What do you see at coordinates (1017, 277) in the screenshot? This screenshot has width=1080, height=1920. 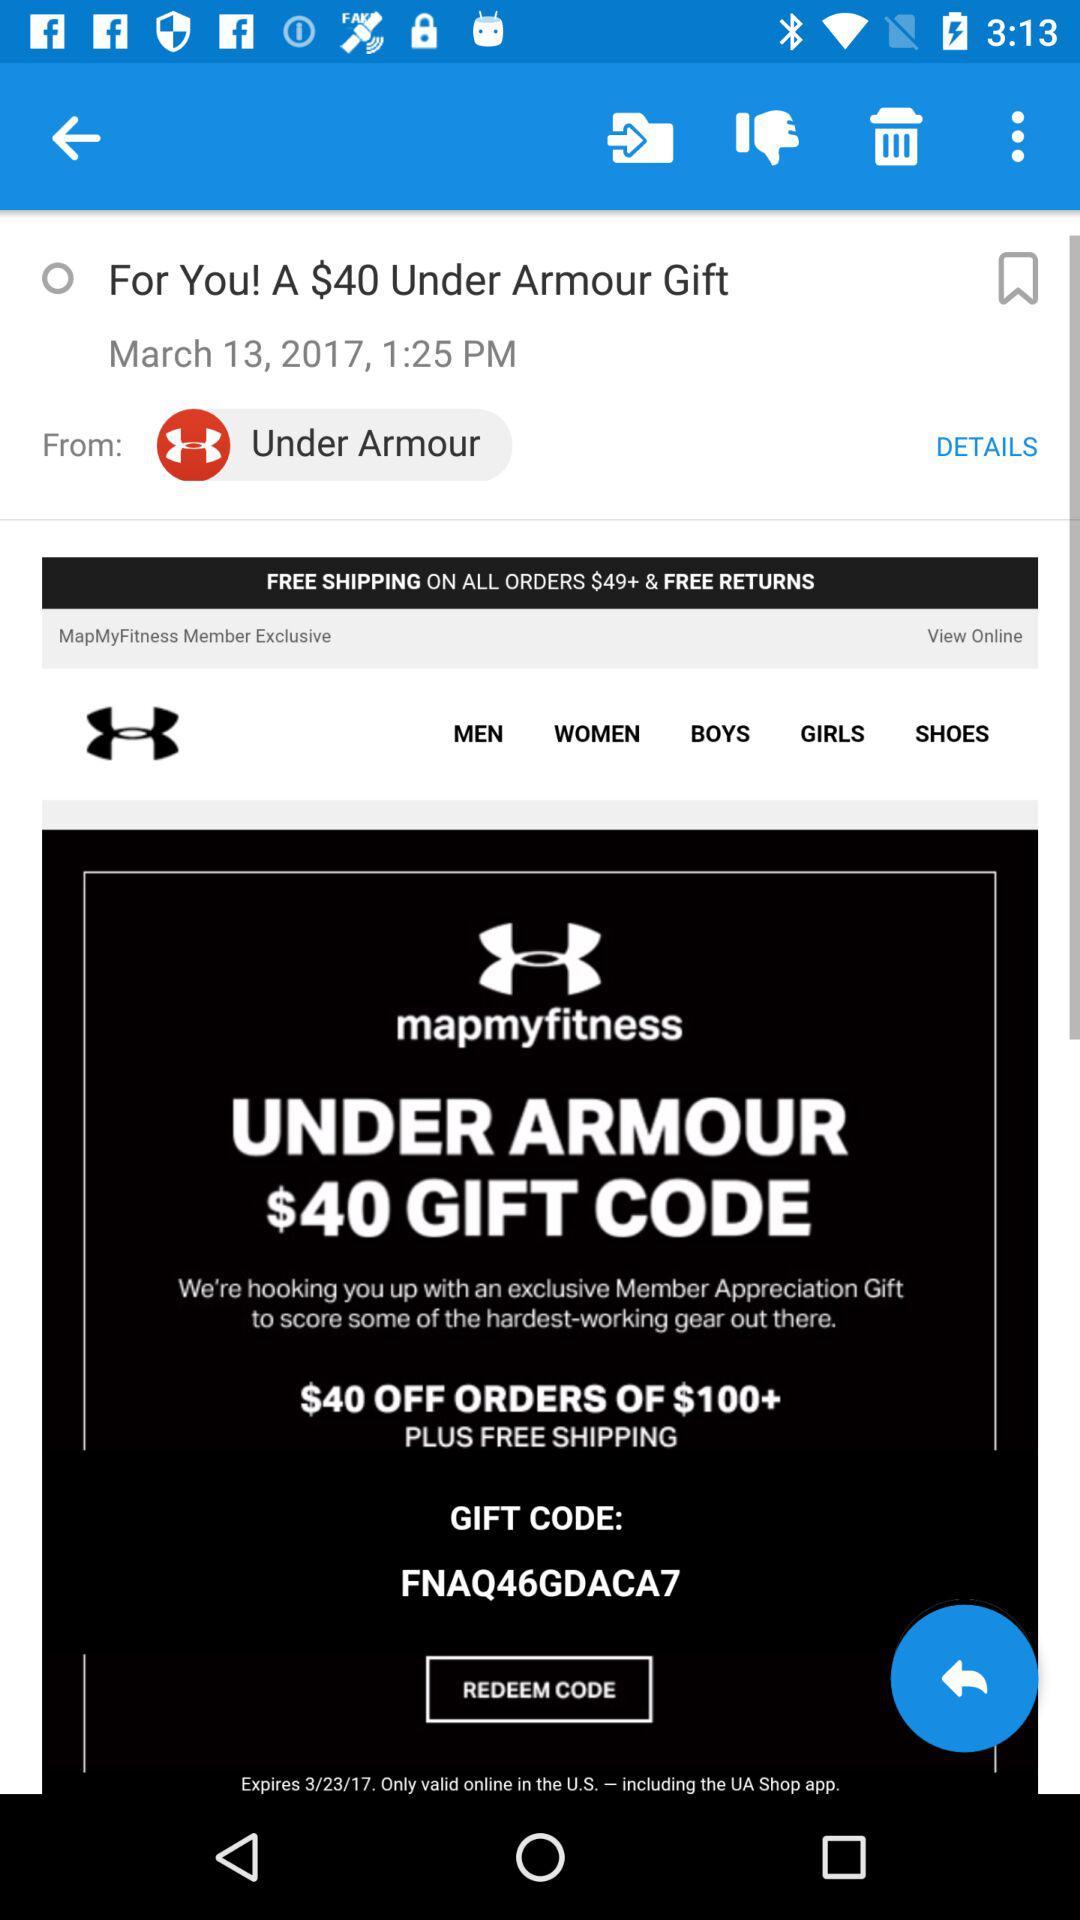 I see `to bookmarks` at bounding box center [1017, 277].